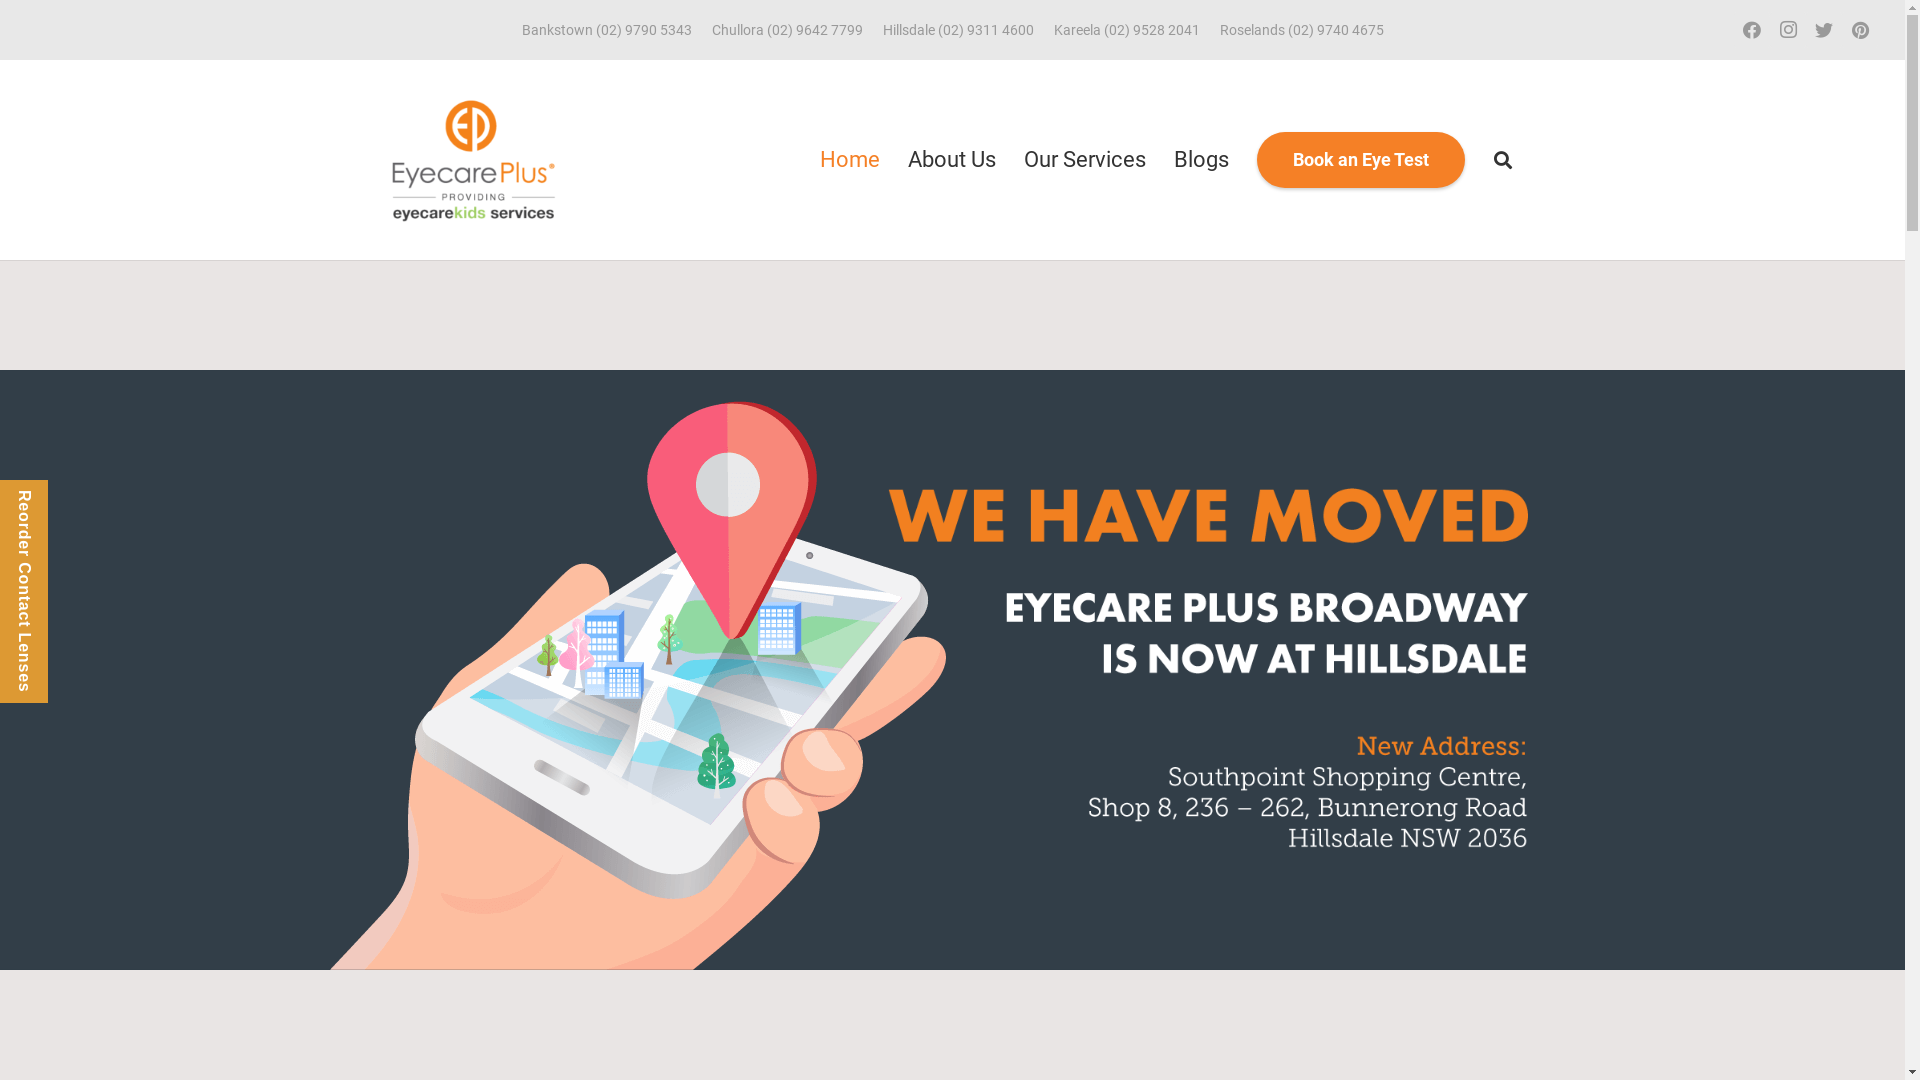  I want to click on 'Roselands (02) 9740 4675', so click(1301, 30).